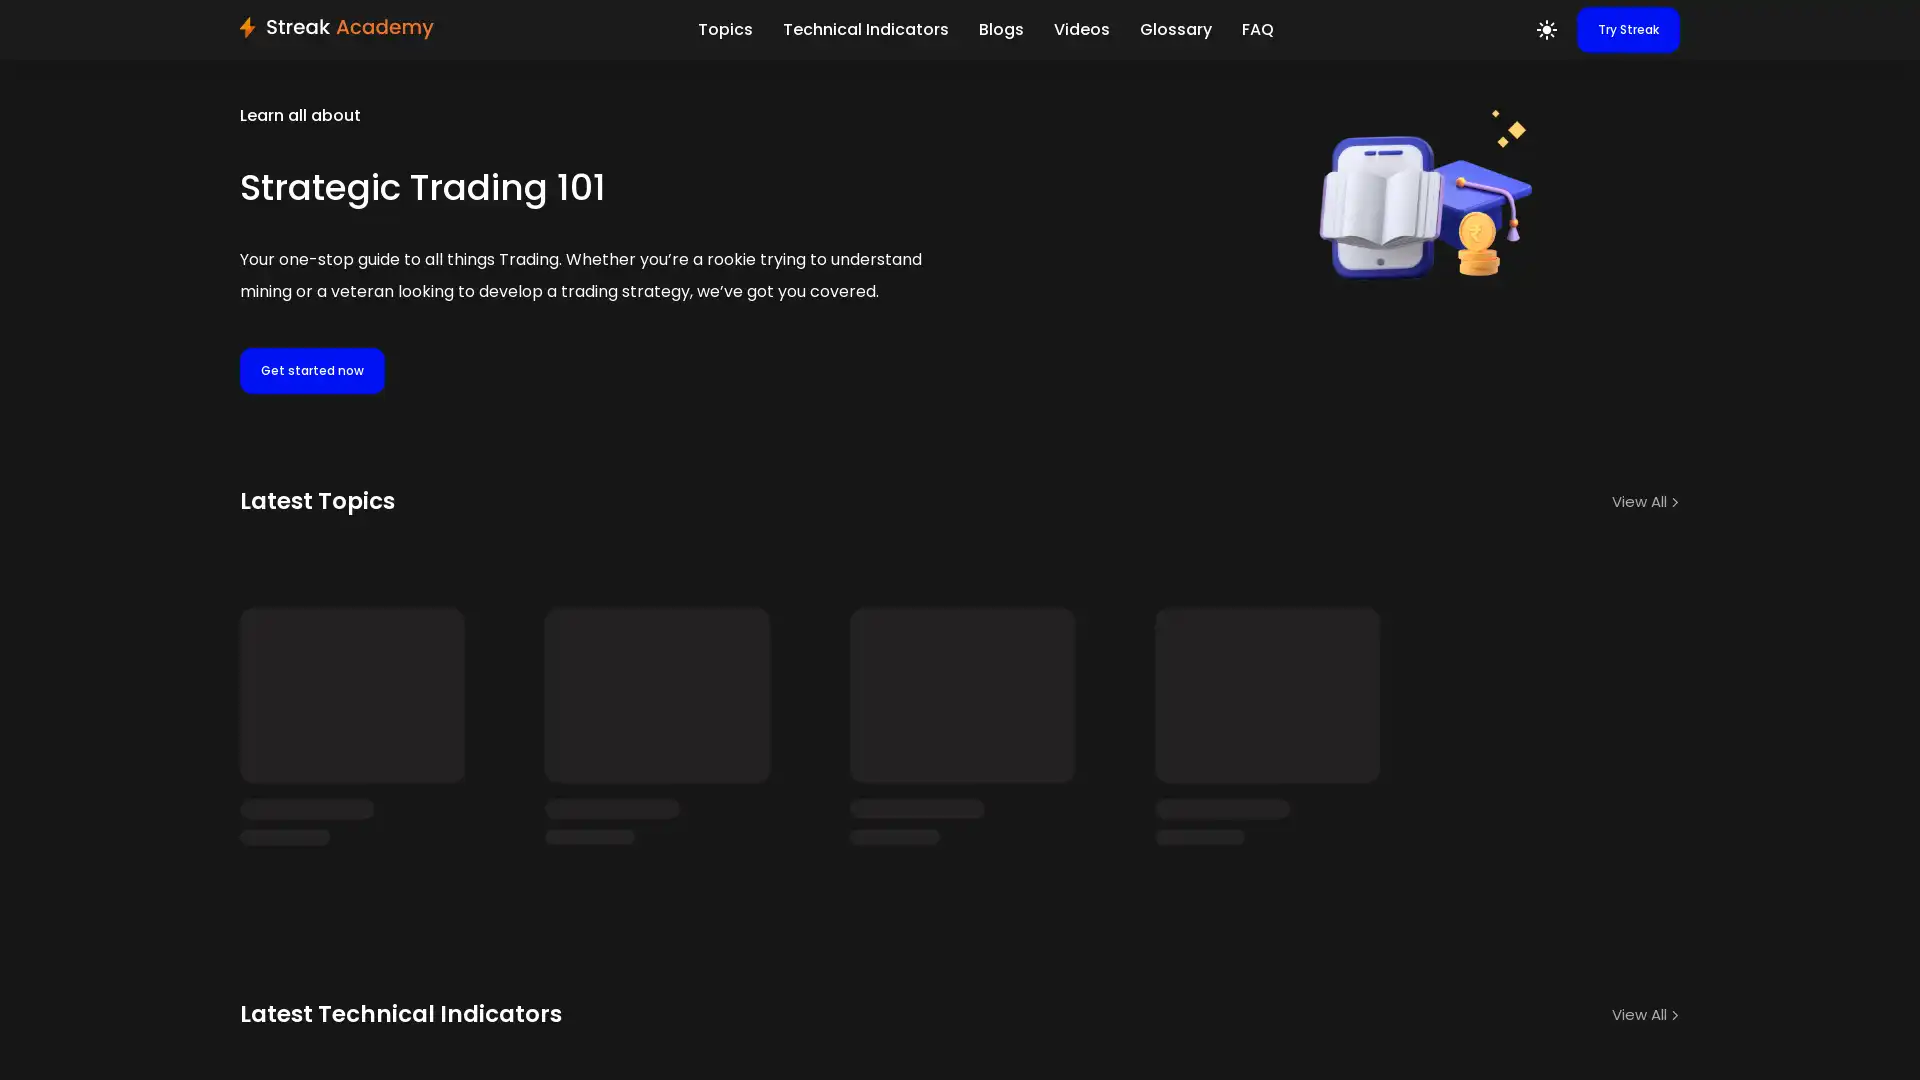  What do you see at coordinates (1646, 985) in the screenshot?
I see `View All` at bounding box center [1646, 985].